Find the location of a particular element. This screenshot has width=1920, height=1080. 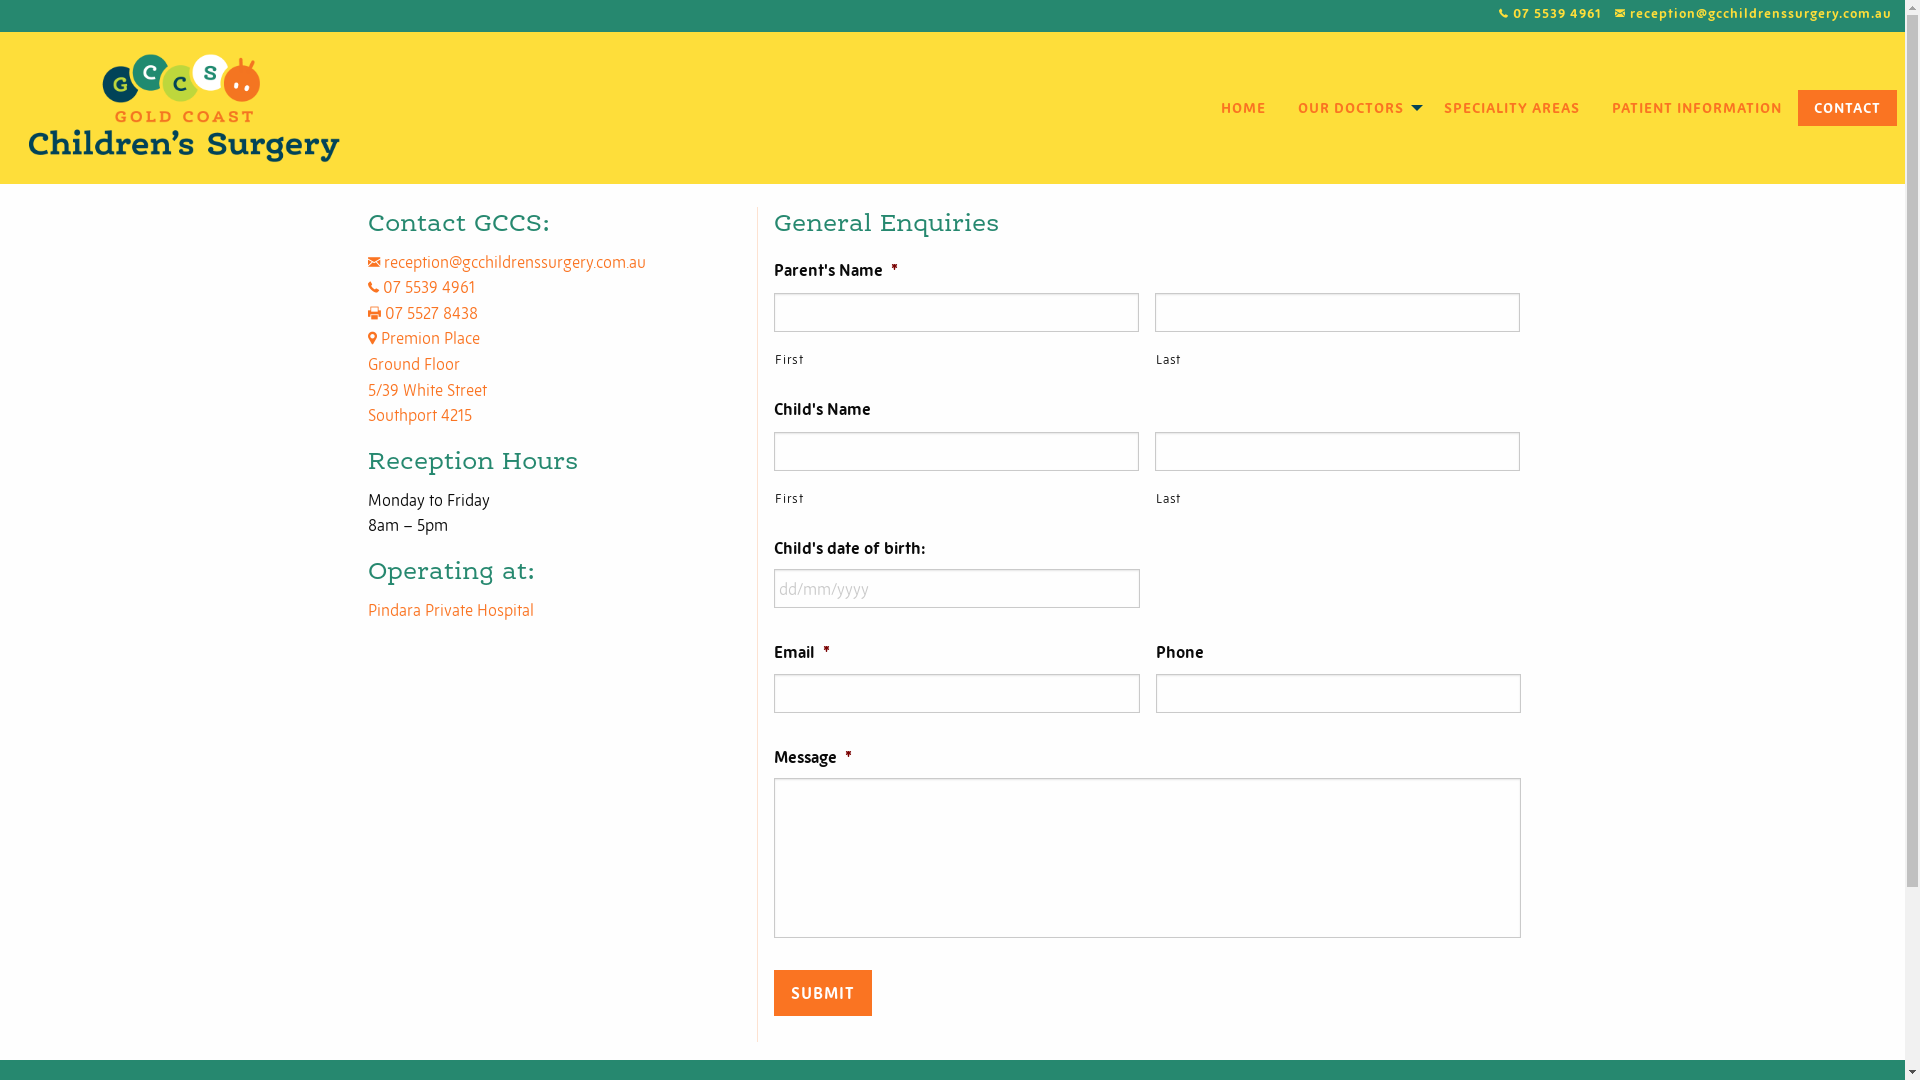

'reception@gcchildrenssurgery.com.au' is located at coordinates (507, 261).